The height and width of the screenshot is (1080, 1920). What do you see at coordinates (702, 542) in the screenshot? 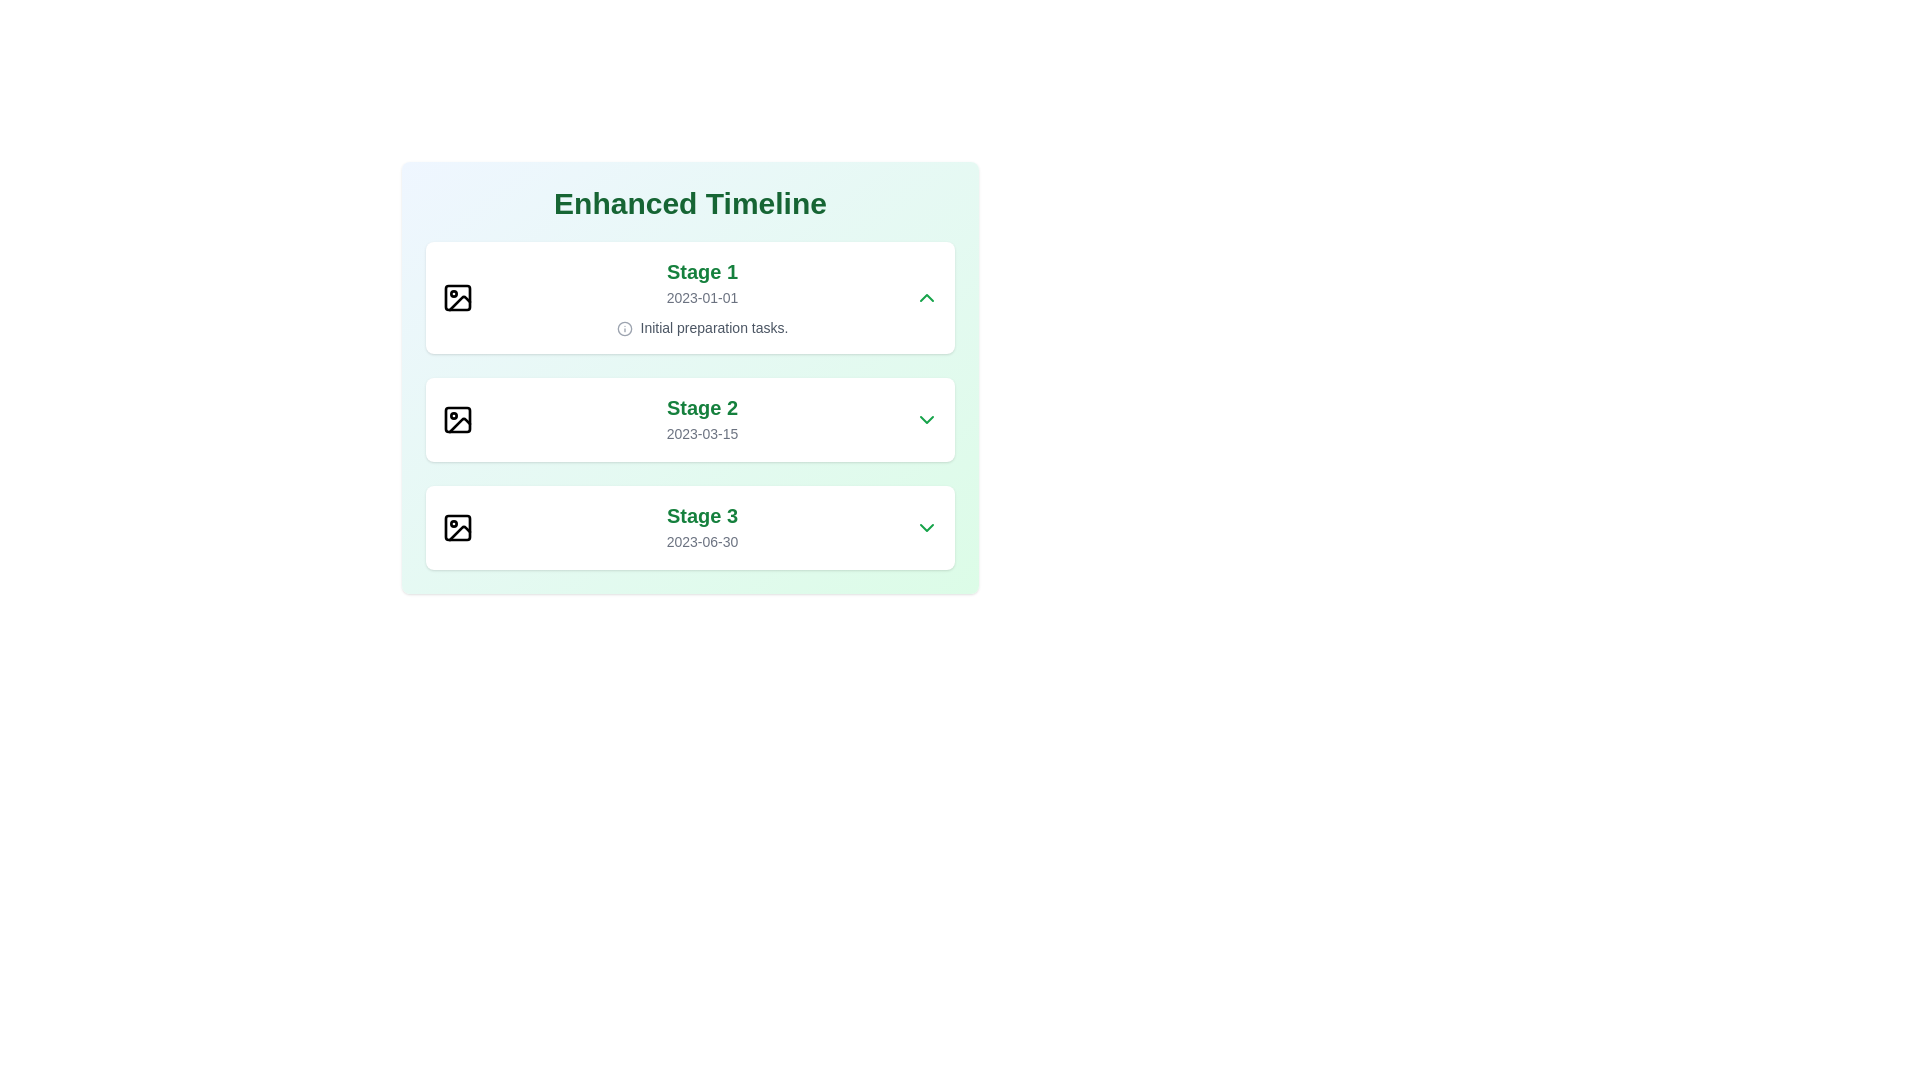
I see `text displayed in the Text Label that shows the date '2023-06-30', which is positioned below the label 'Stage 3'` at bounding box center [702, 542].